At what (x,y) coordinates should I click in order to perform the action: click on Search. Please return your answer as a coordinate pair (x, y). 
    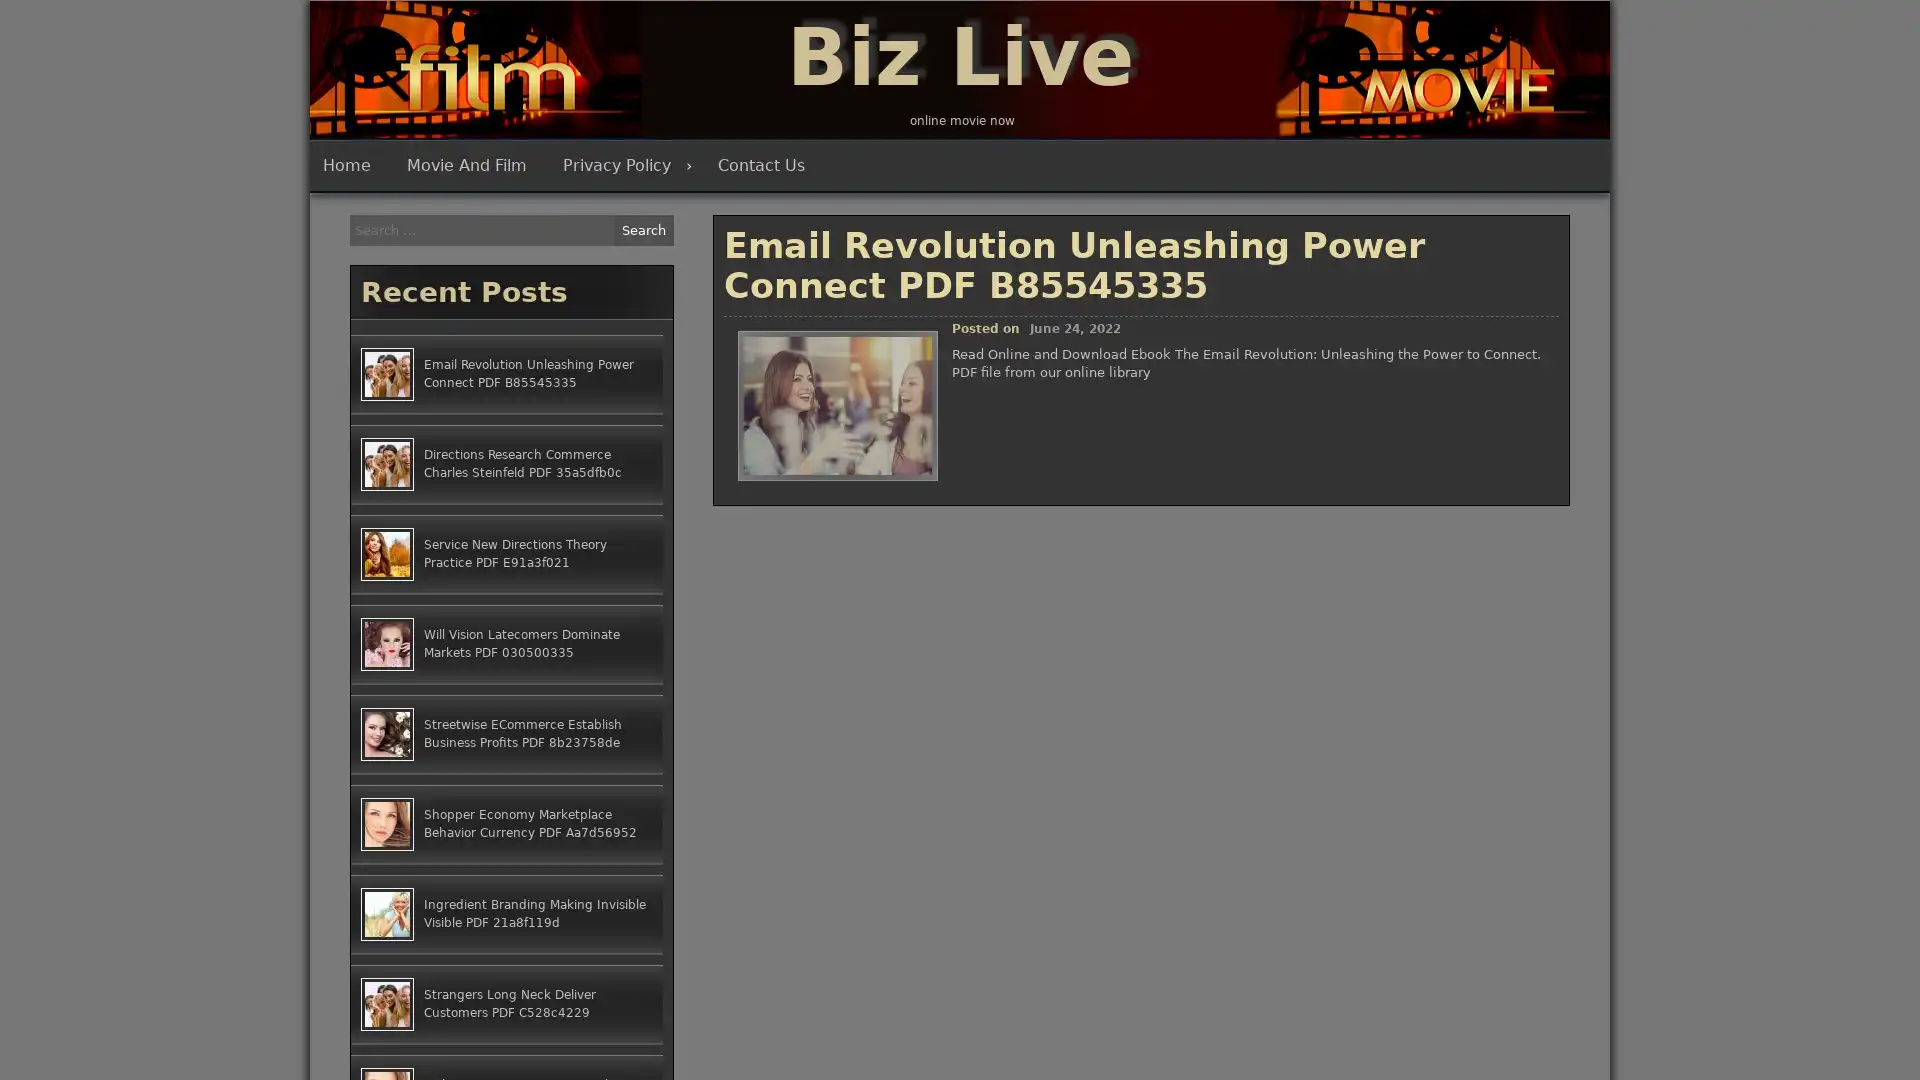
    Looking at the image, I should click on (643, 229).